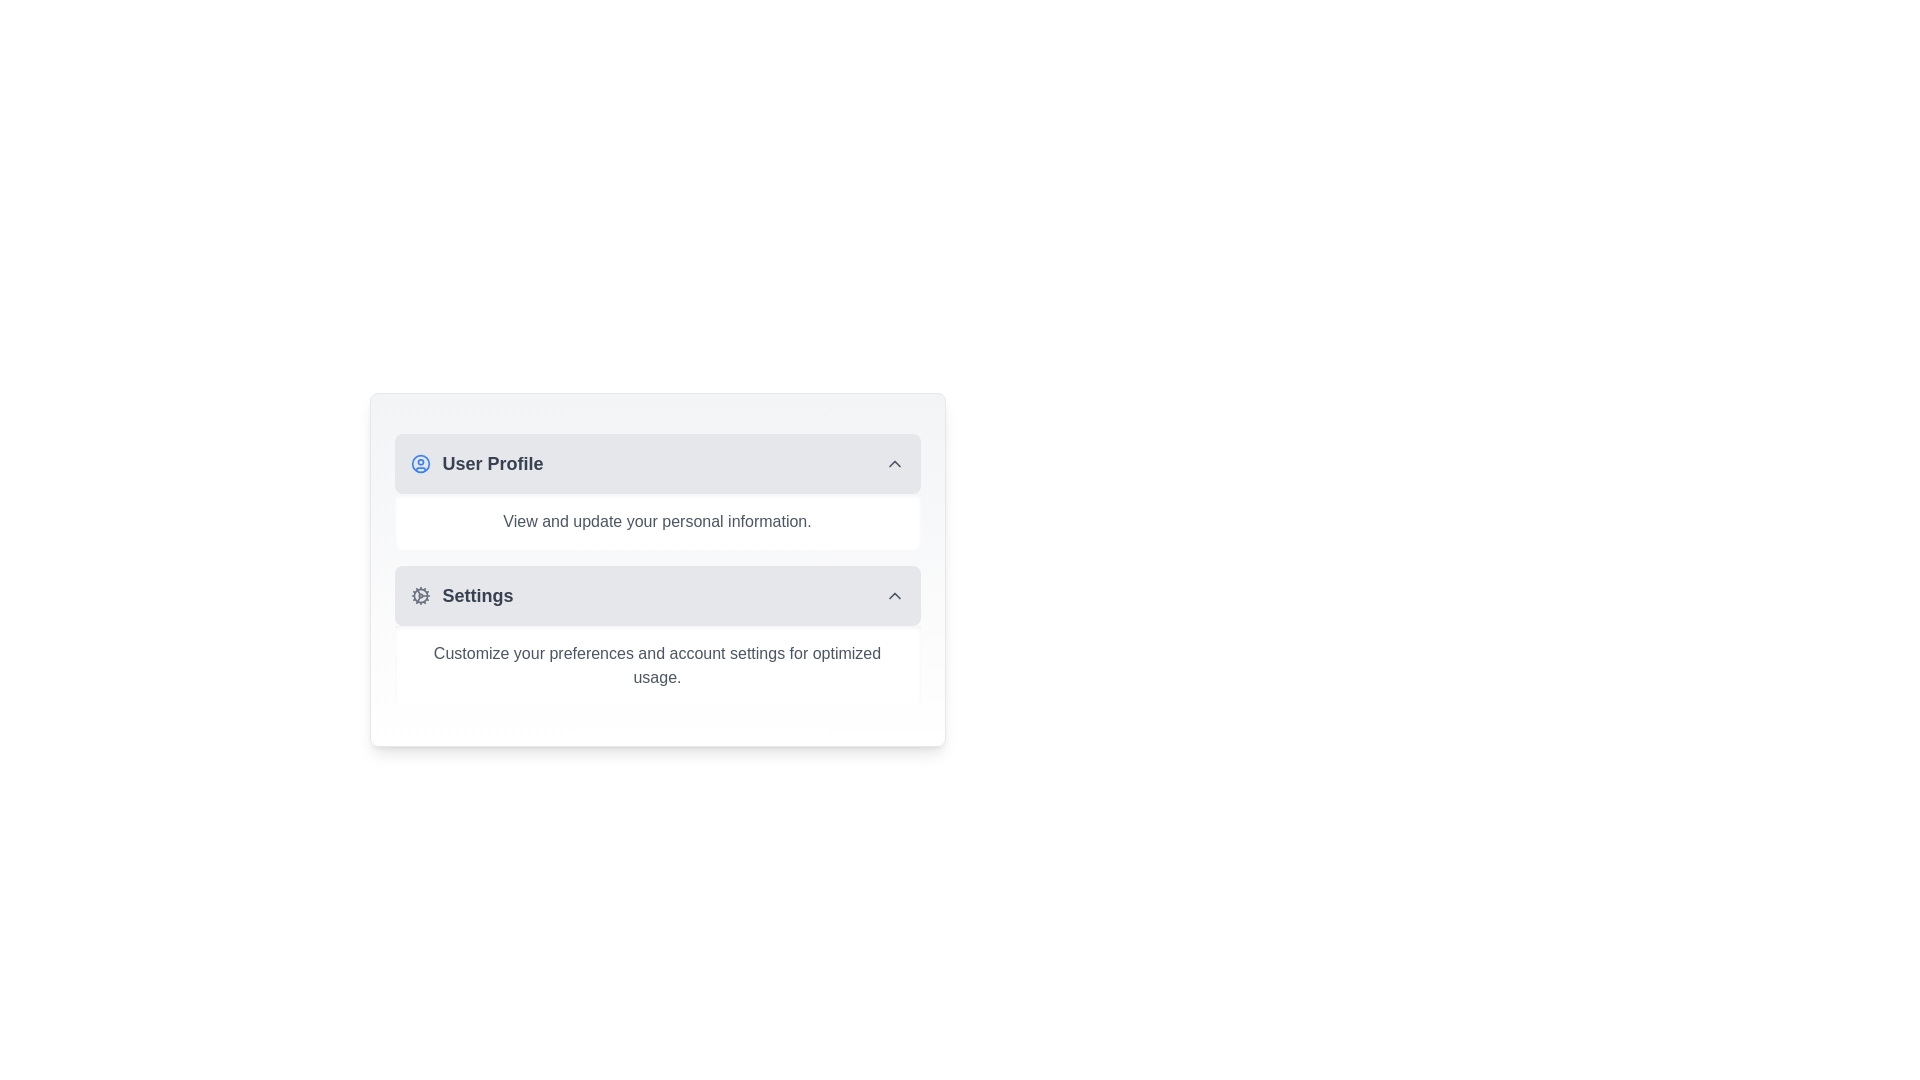  I want to click on the 'Settings' navigation item, which is the second block under the 'User Profile' header, so click(460, 595).